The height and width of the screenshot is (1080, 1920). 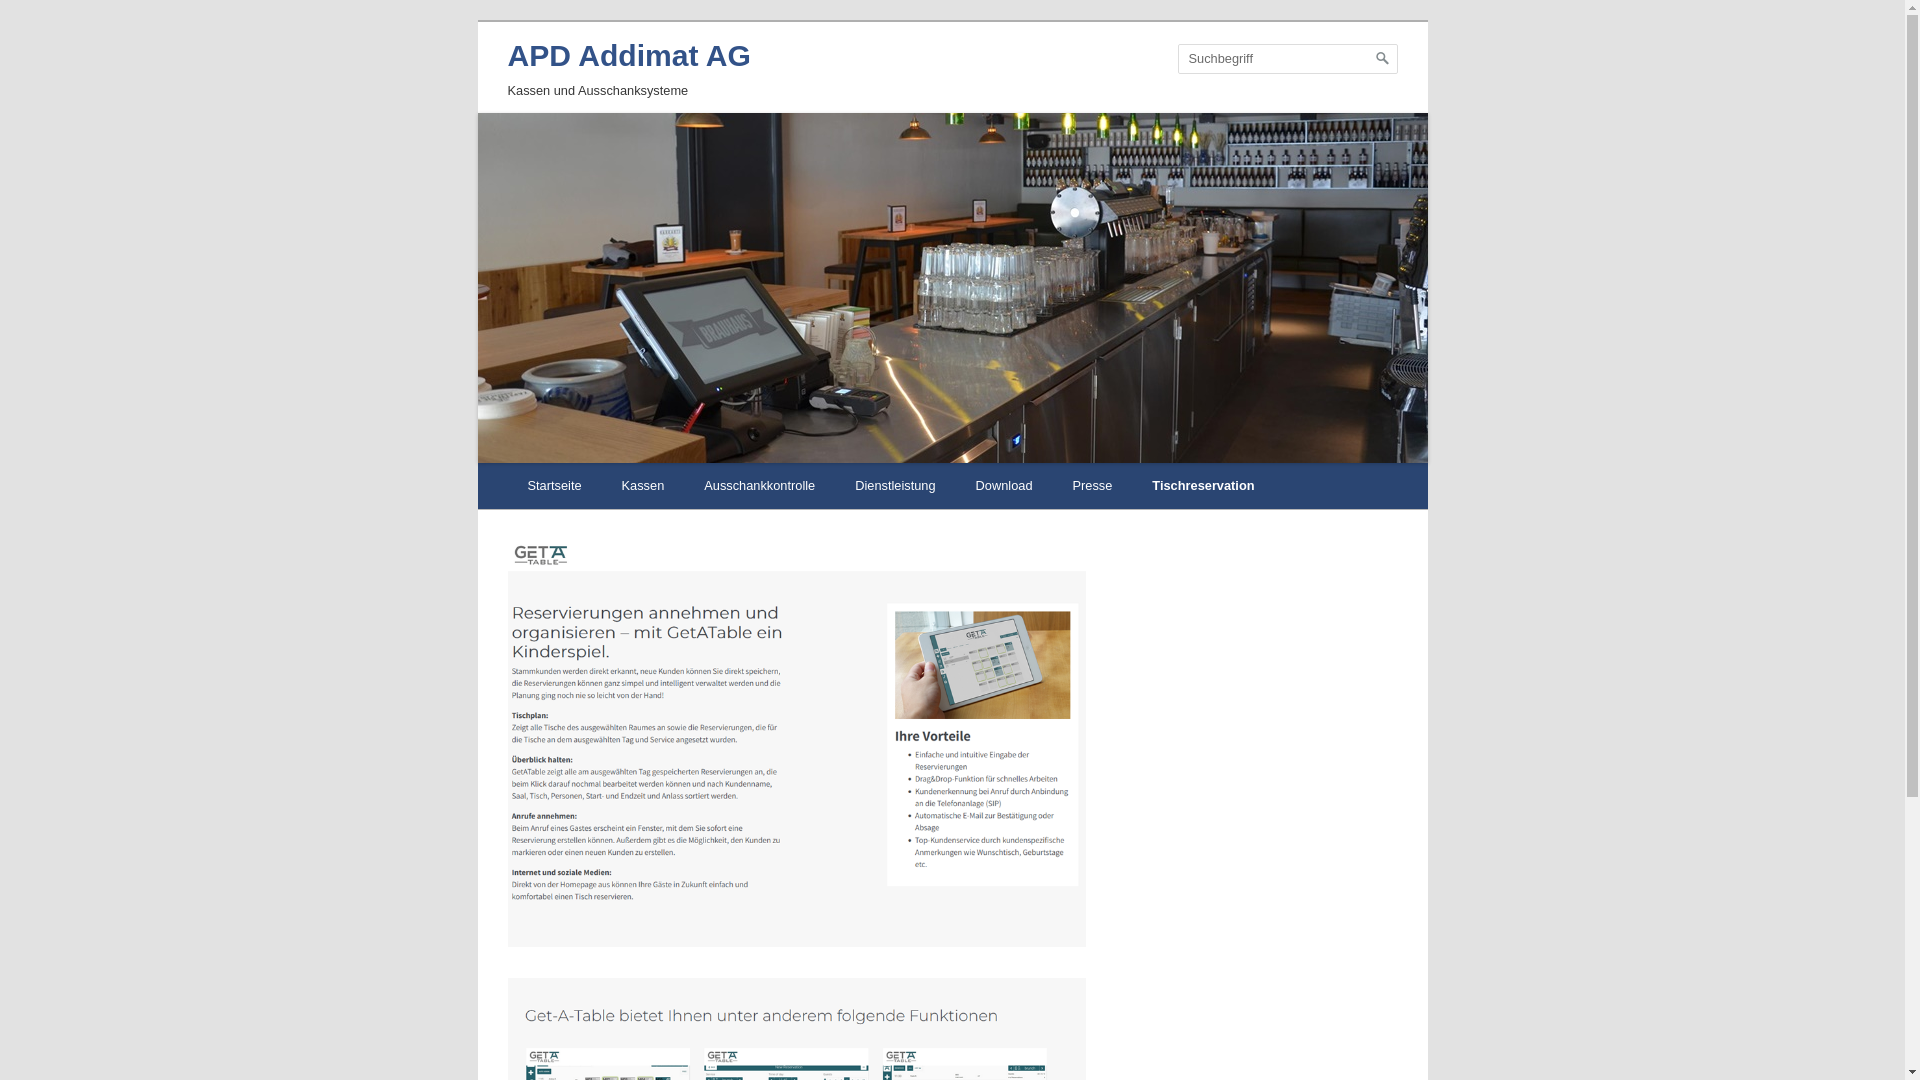 What do you see at coordinates (643, 486) in the screenshot?
I see `'Kassen'` at bounding box center [643, 486].